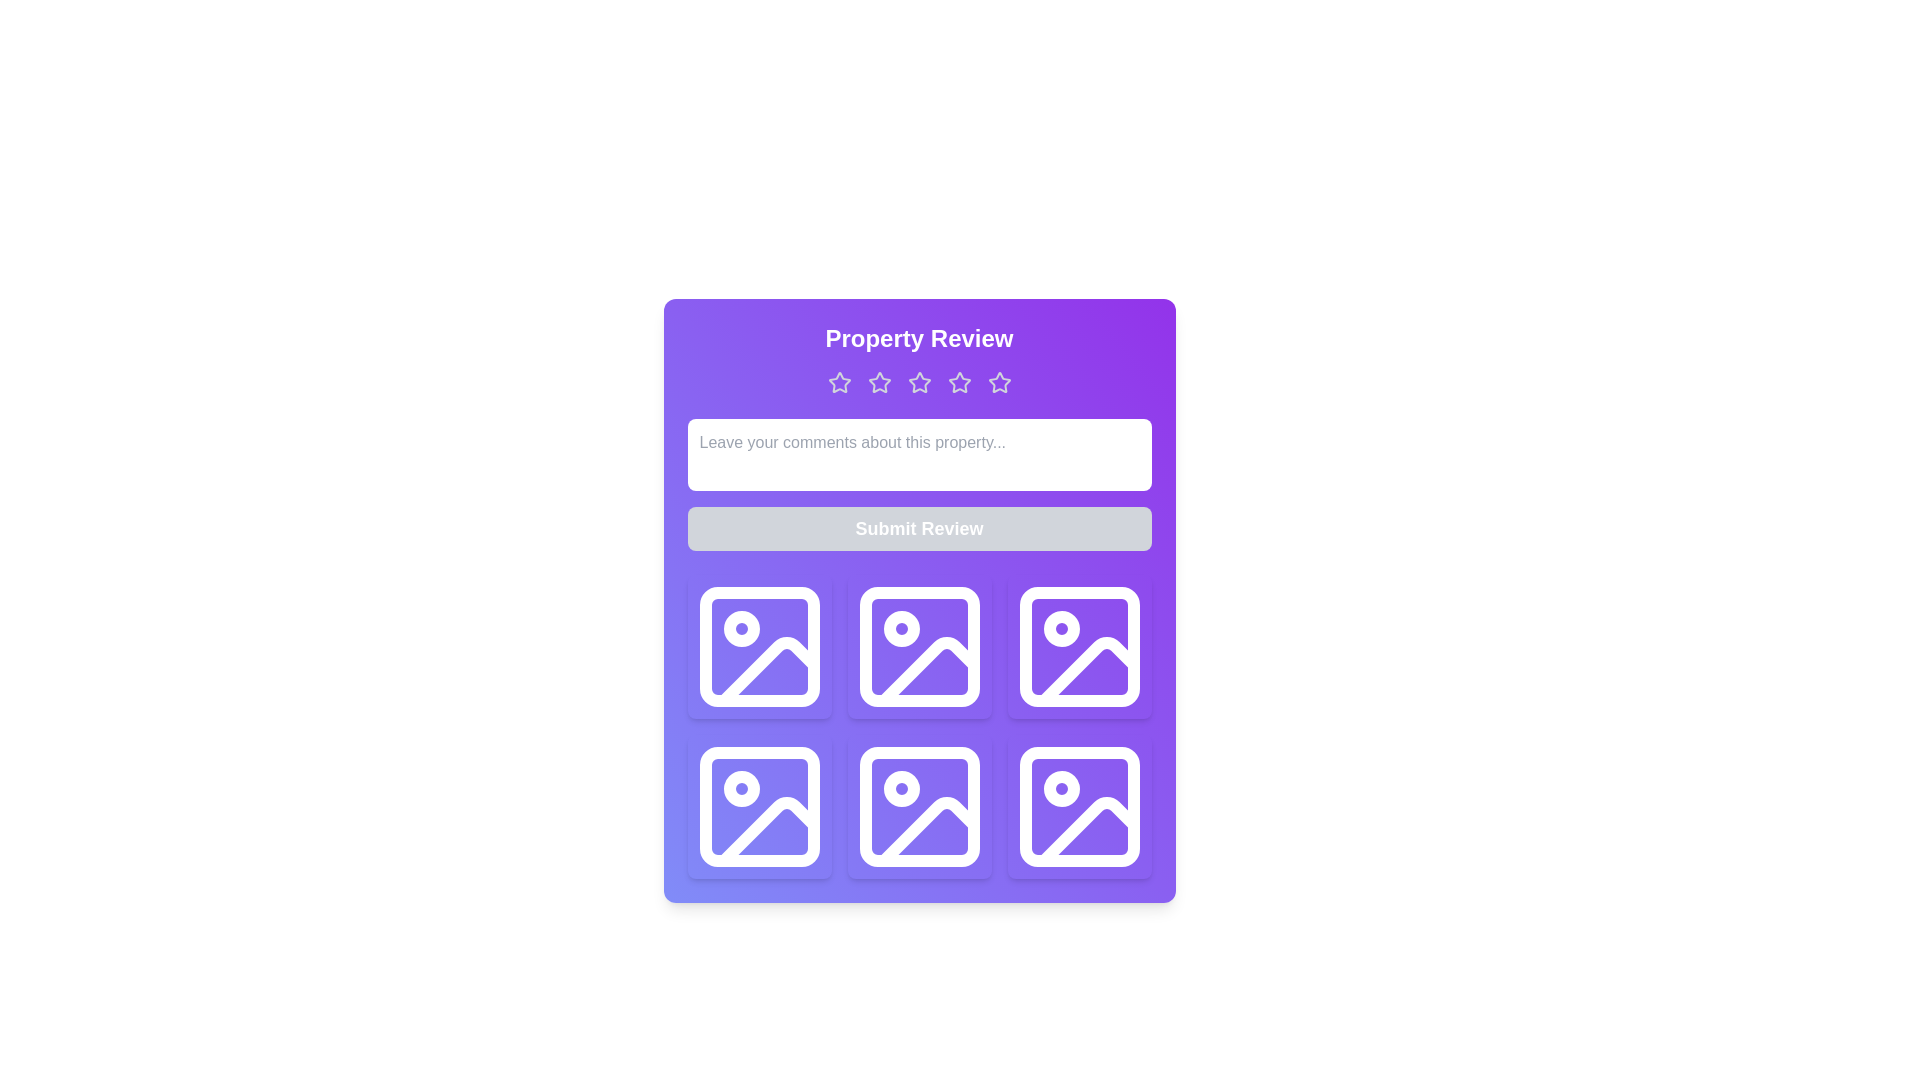 Image resolution: width=1920 pixels, height=1080 pixels. I want to click on the rating to 1 stars by clicking on the corresponding star, so click(839, 382).